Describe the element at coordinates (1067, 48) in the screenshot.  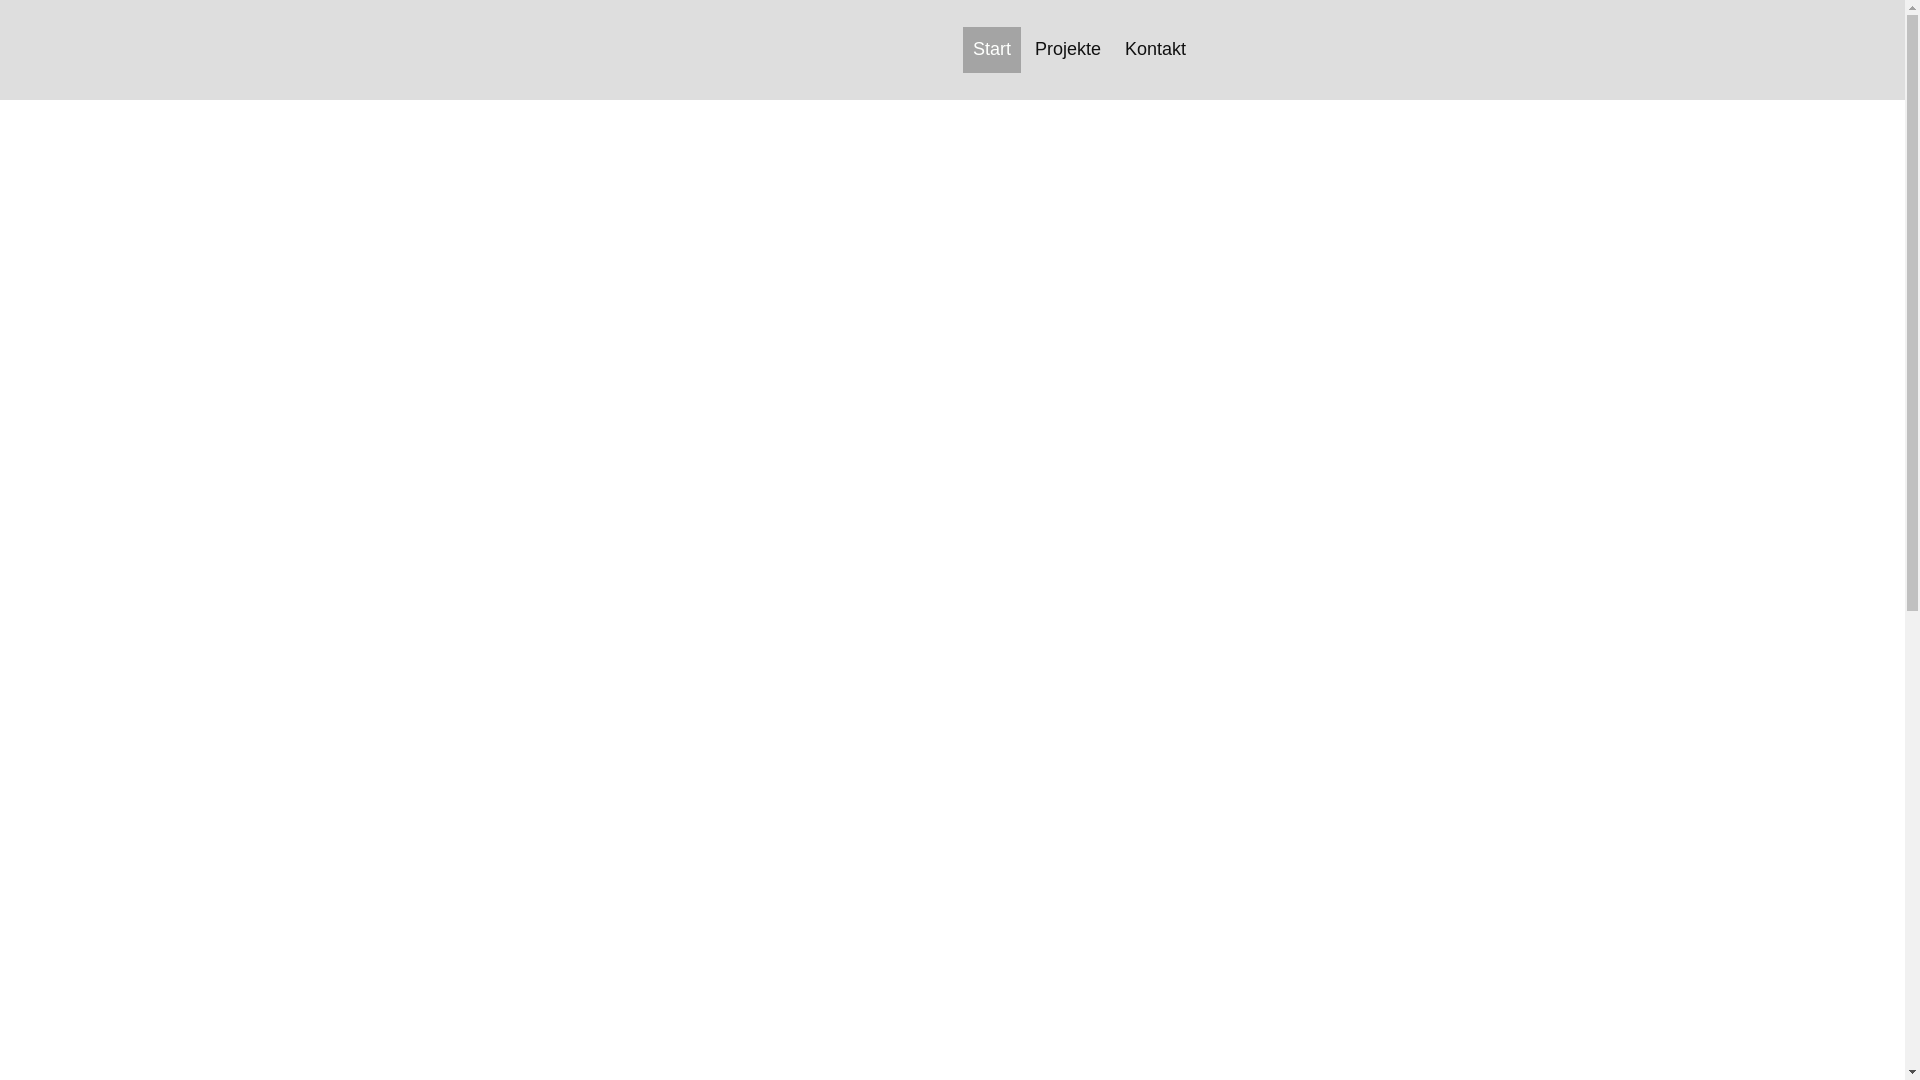
I see `'Projekte'` at that location.